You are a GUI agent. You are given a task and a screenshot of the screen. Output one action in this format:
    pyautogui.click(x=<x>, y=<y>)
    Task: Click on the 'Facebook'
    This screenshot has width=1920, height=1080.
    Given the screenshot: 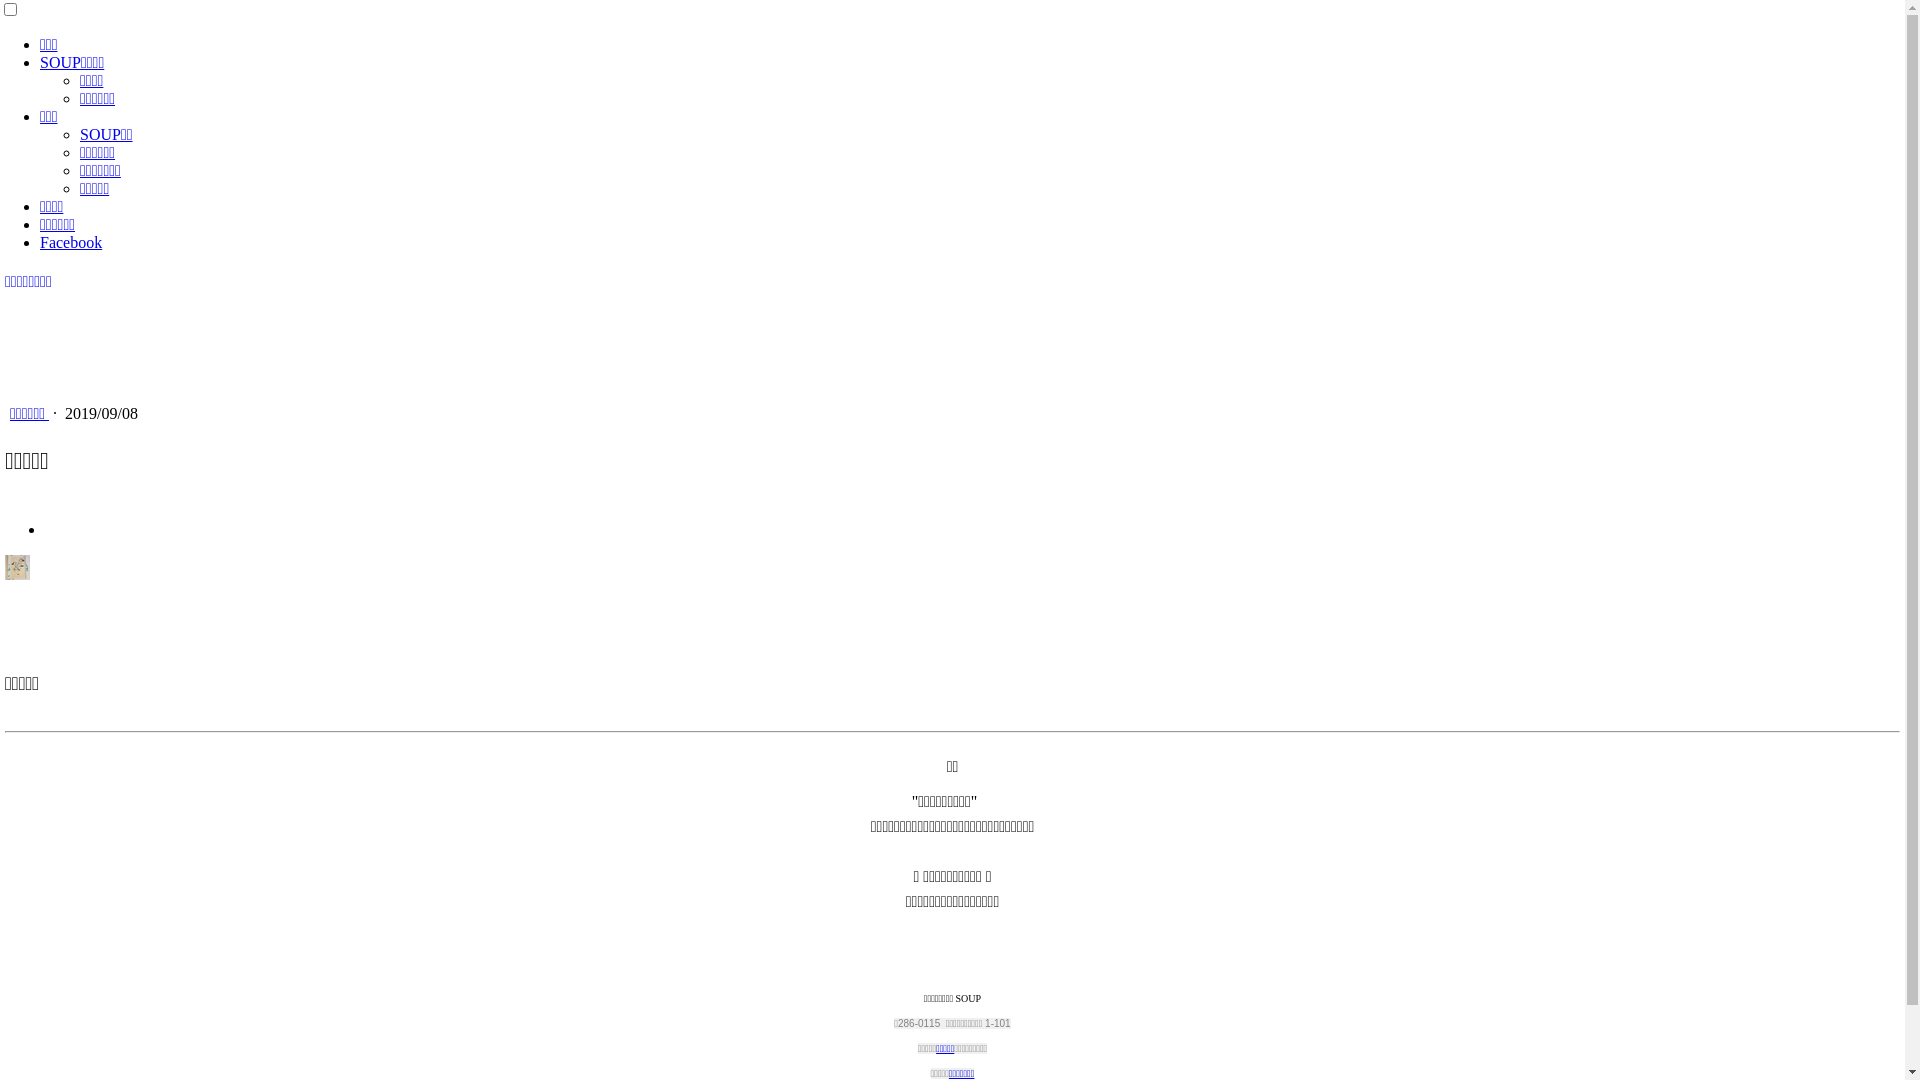 What is the action you would take?
    pyautogui.click(x=71, y=241)
    